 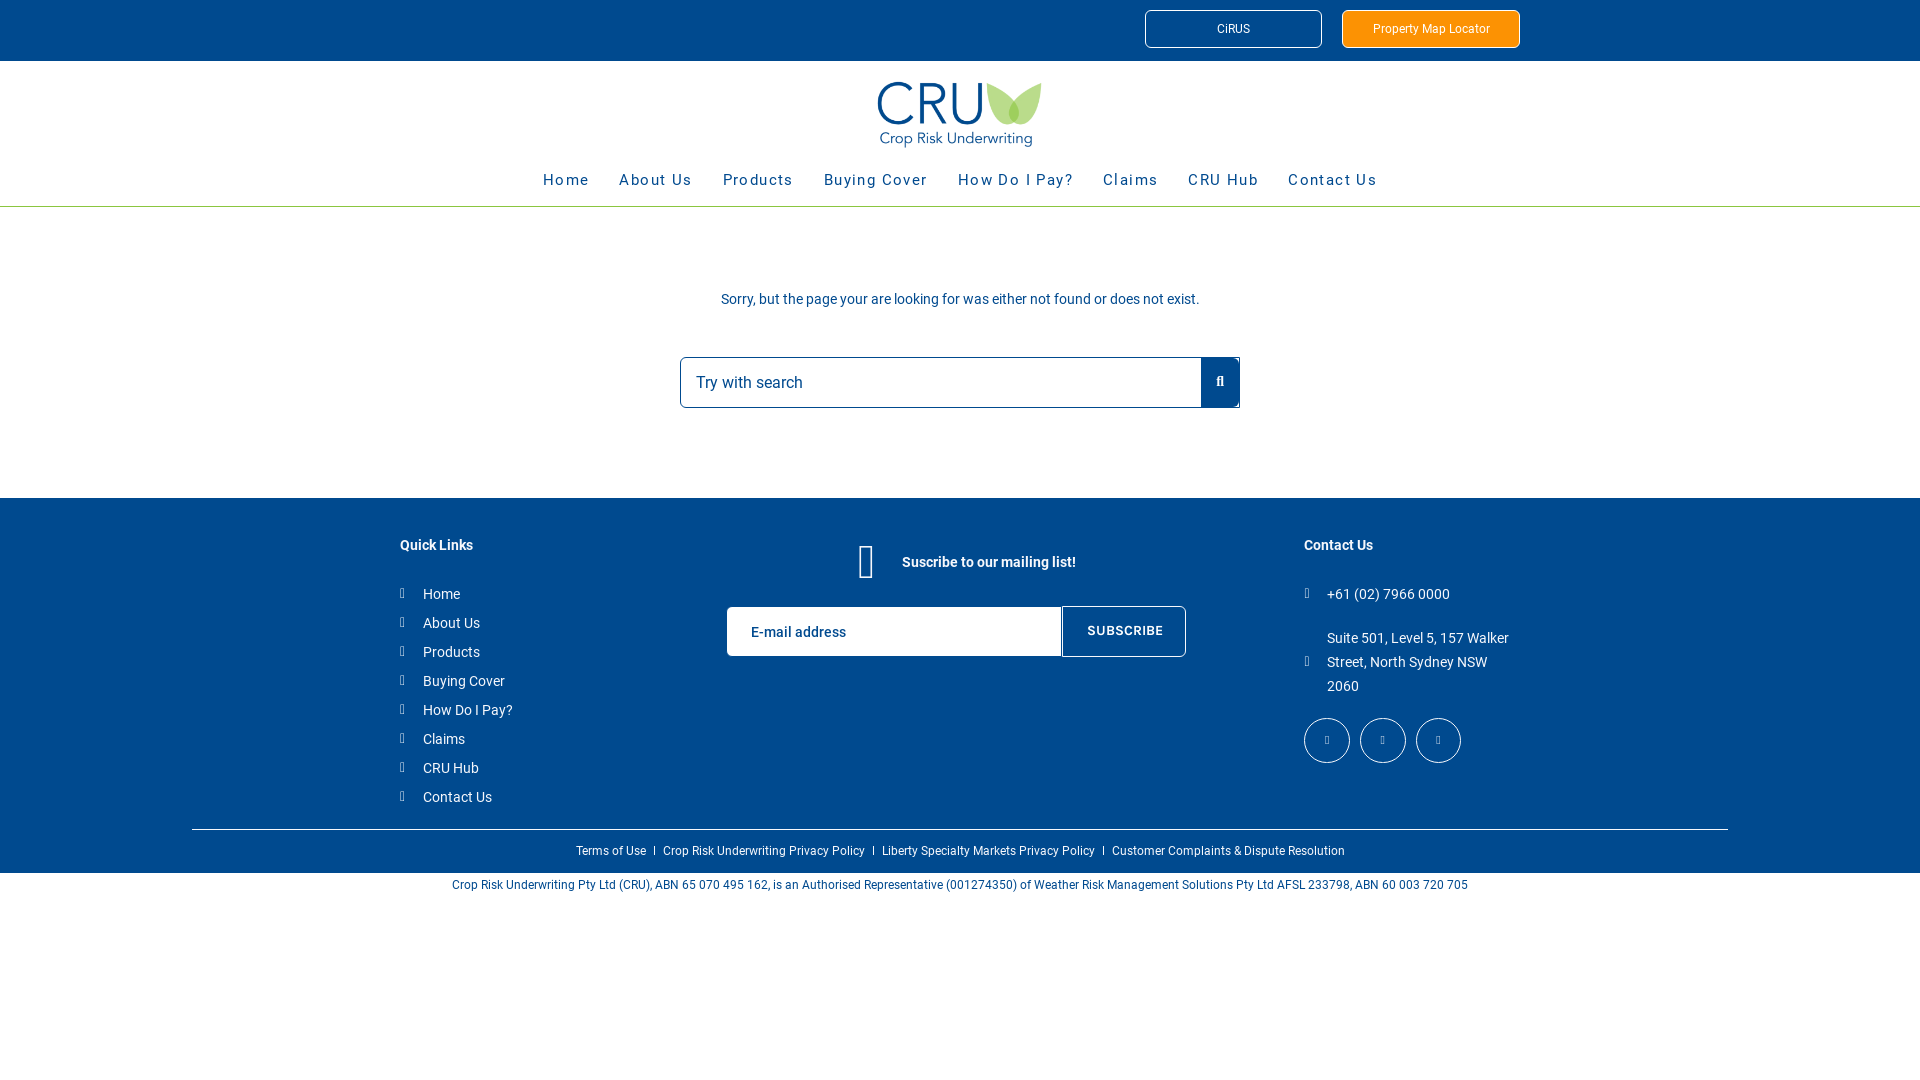 I want to click on 'CRU Hub', so click(x=1222, y=188).